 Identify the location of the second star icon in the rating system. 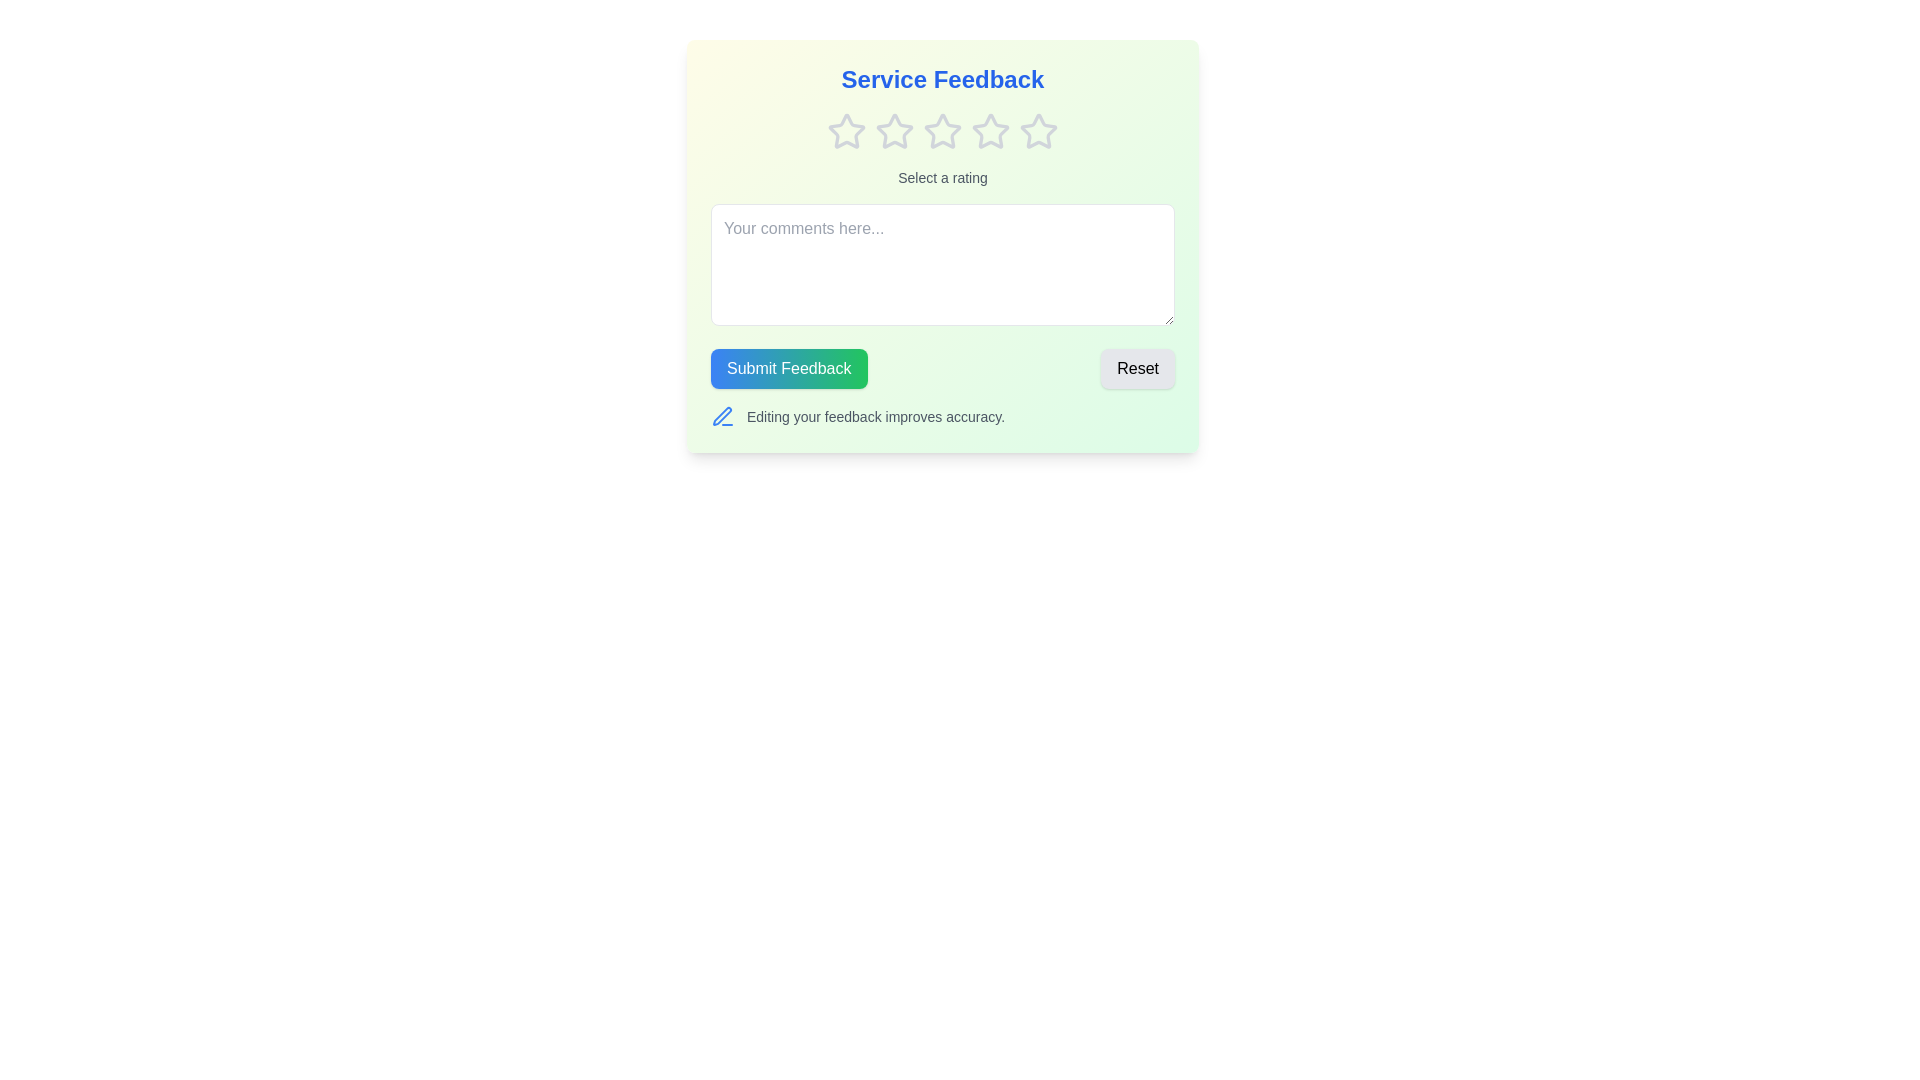
(893, 131).